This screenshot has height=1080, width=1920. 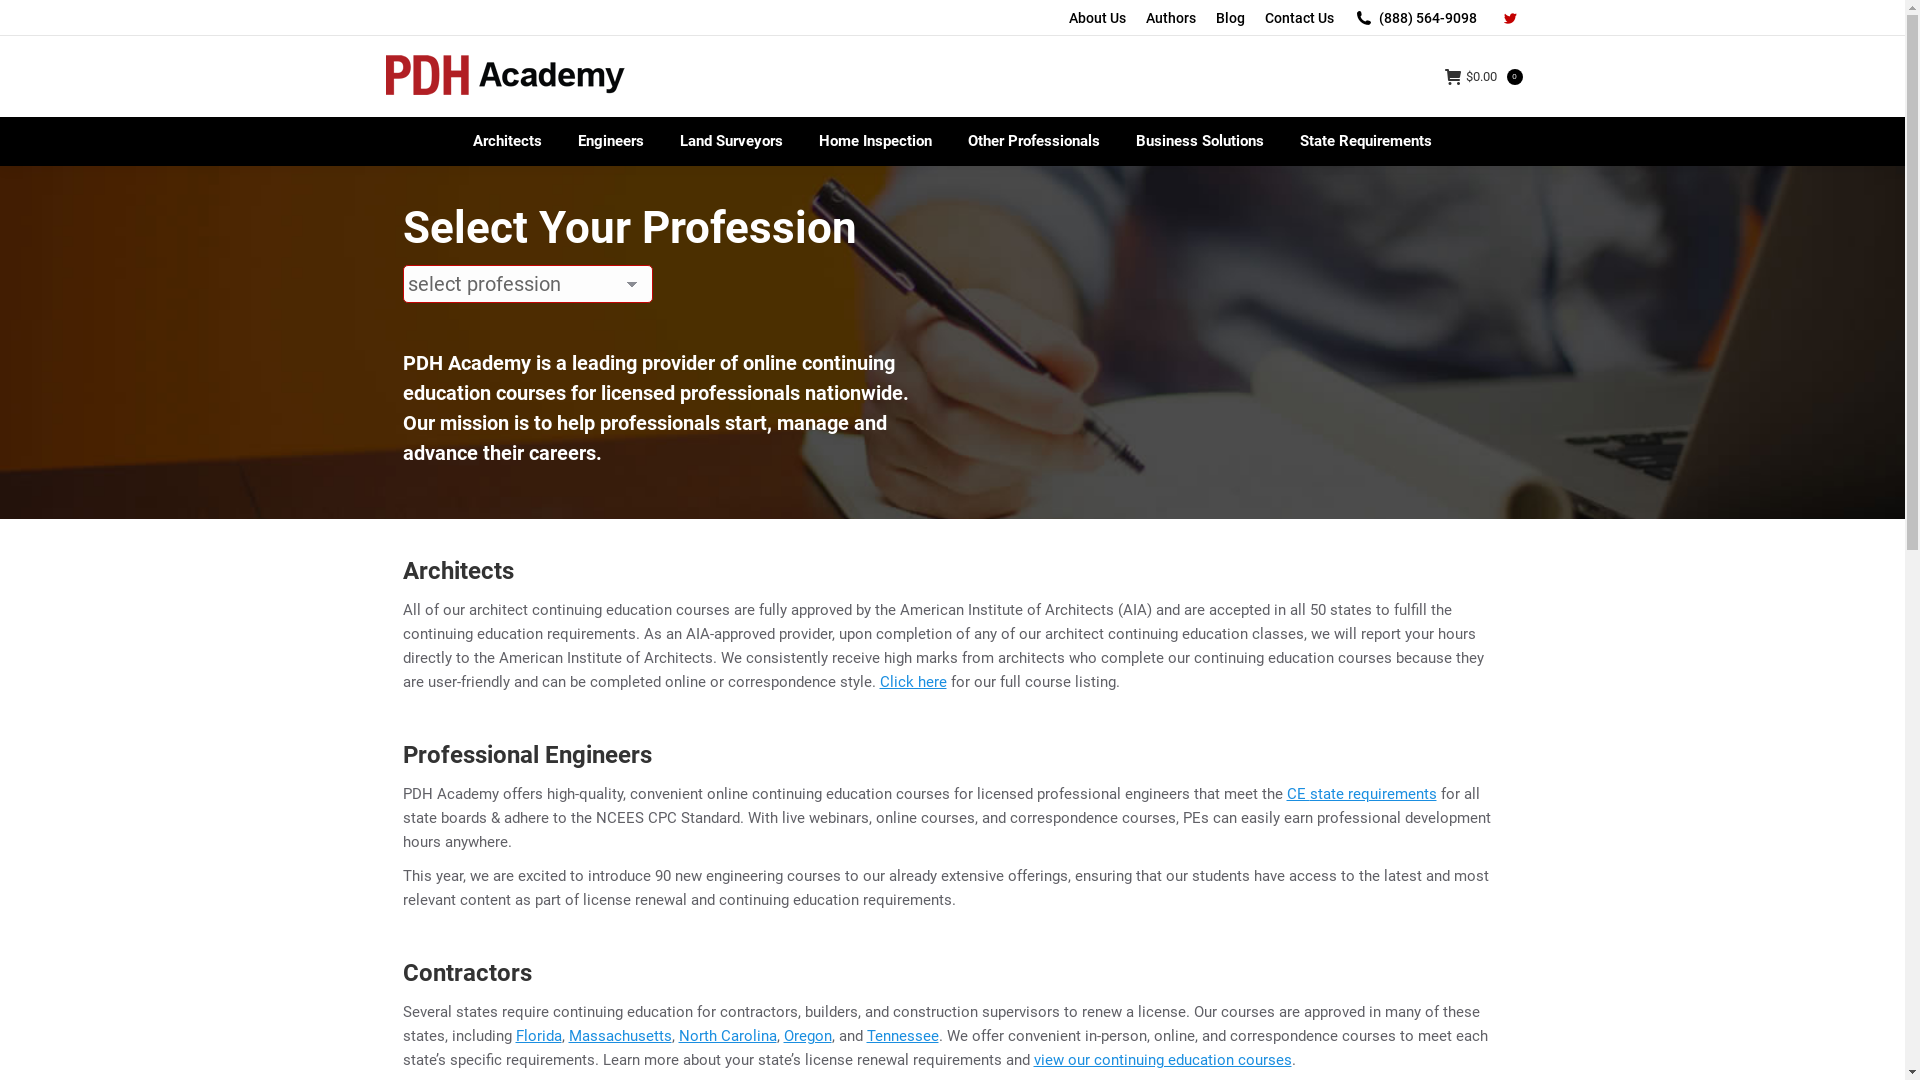 I want to click on 'About Us', so click(x=1067, y=18).